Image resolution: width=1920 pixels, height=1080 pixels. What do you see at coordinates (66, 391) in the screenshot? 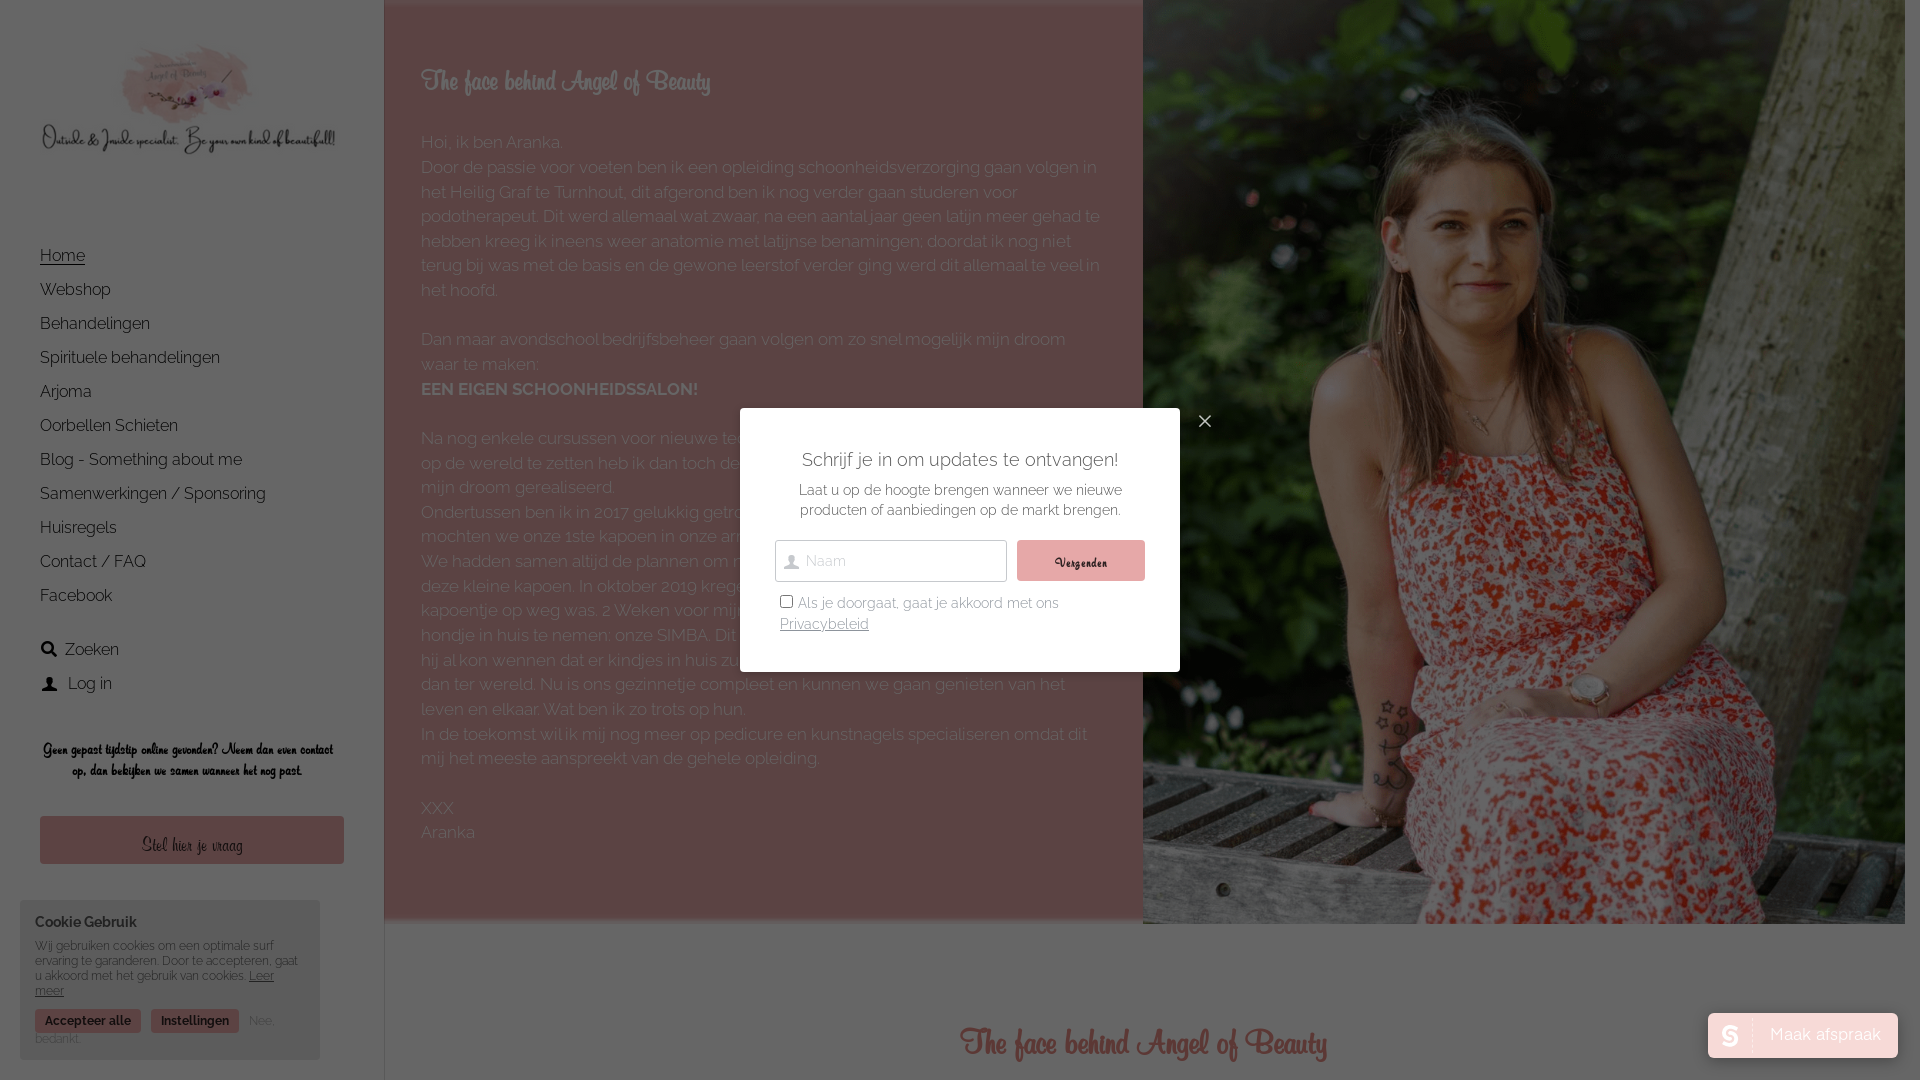
I see `'Arjoma'` at bounding box center [66, 391].